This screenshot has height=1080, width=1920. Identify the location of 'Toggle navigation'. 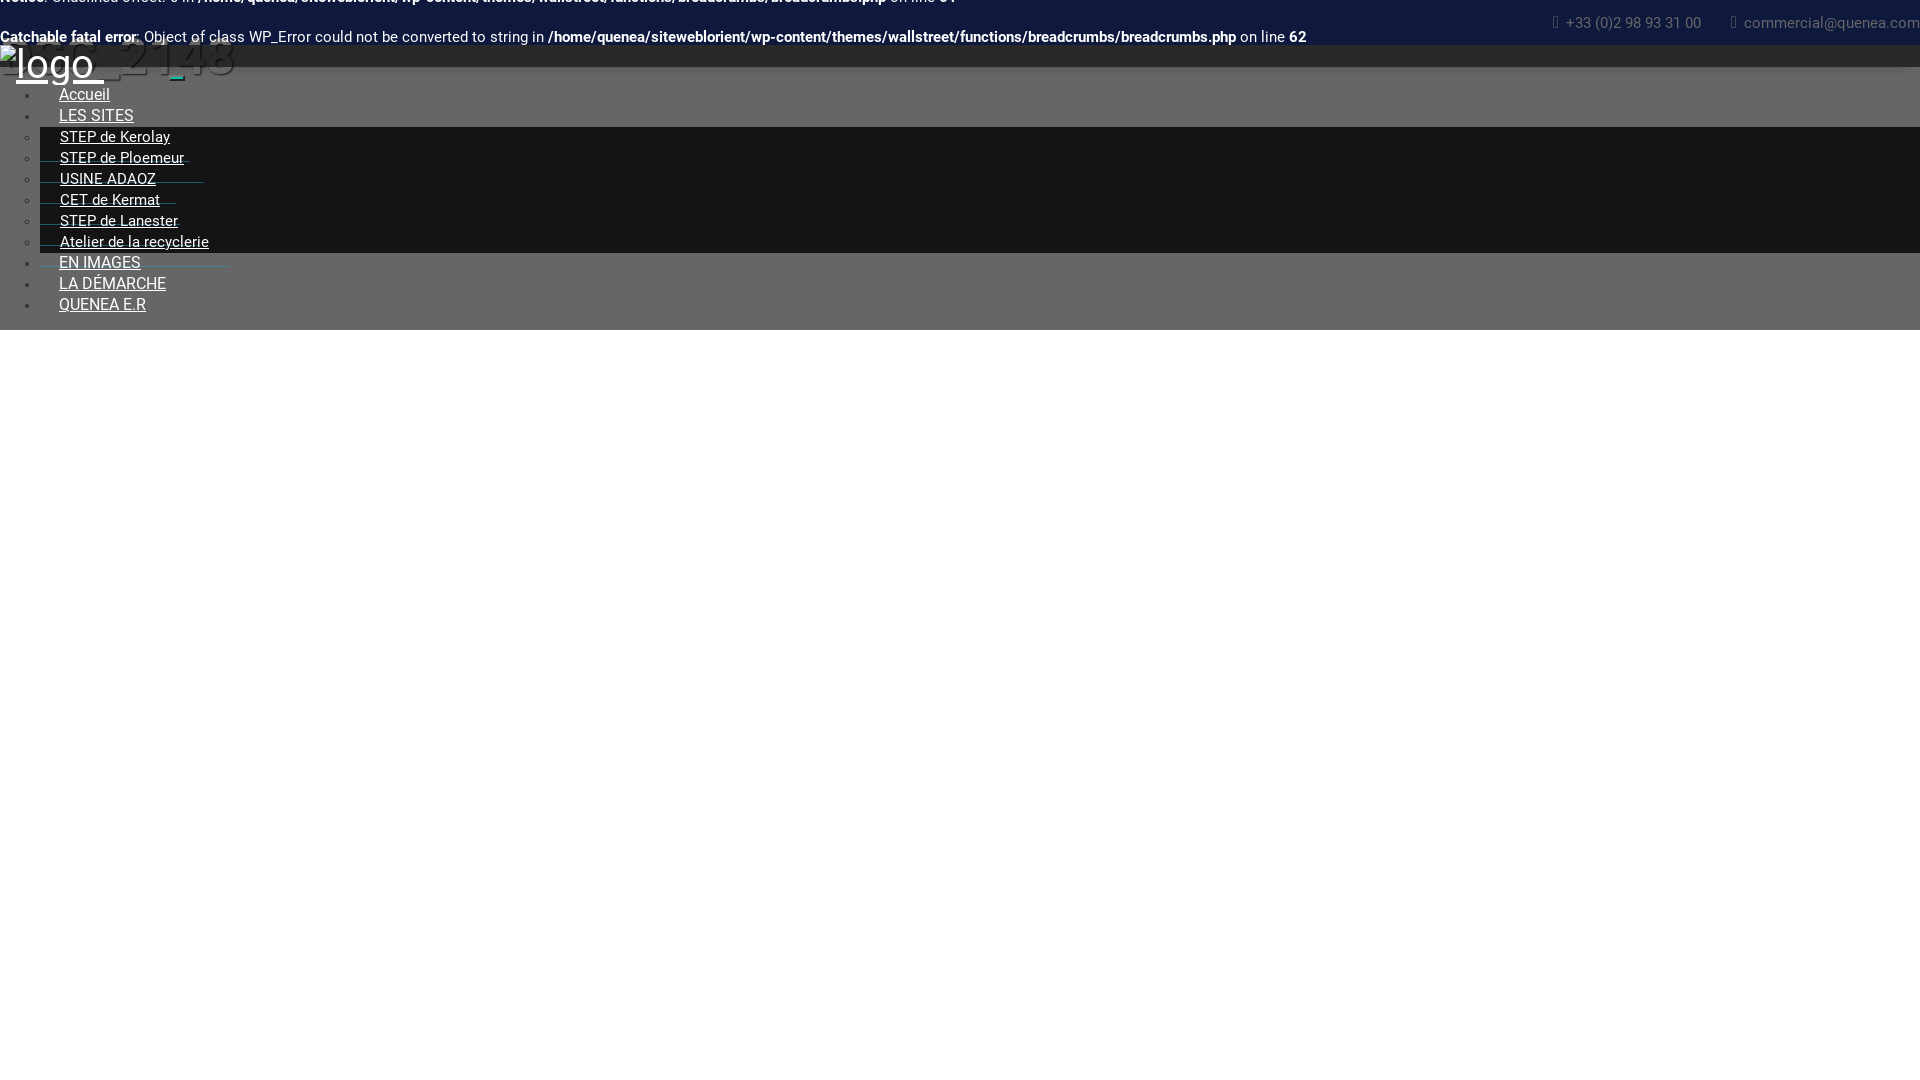
(177, 76).